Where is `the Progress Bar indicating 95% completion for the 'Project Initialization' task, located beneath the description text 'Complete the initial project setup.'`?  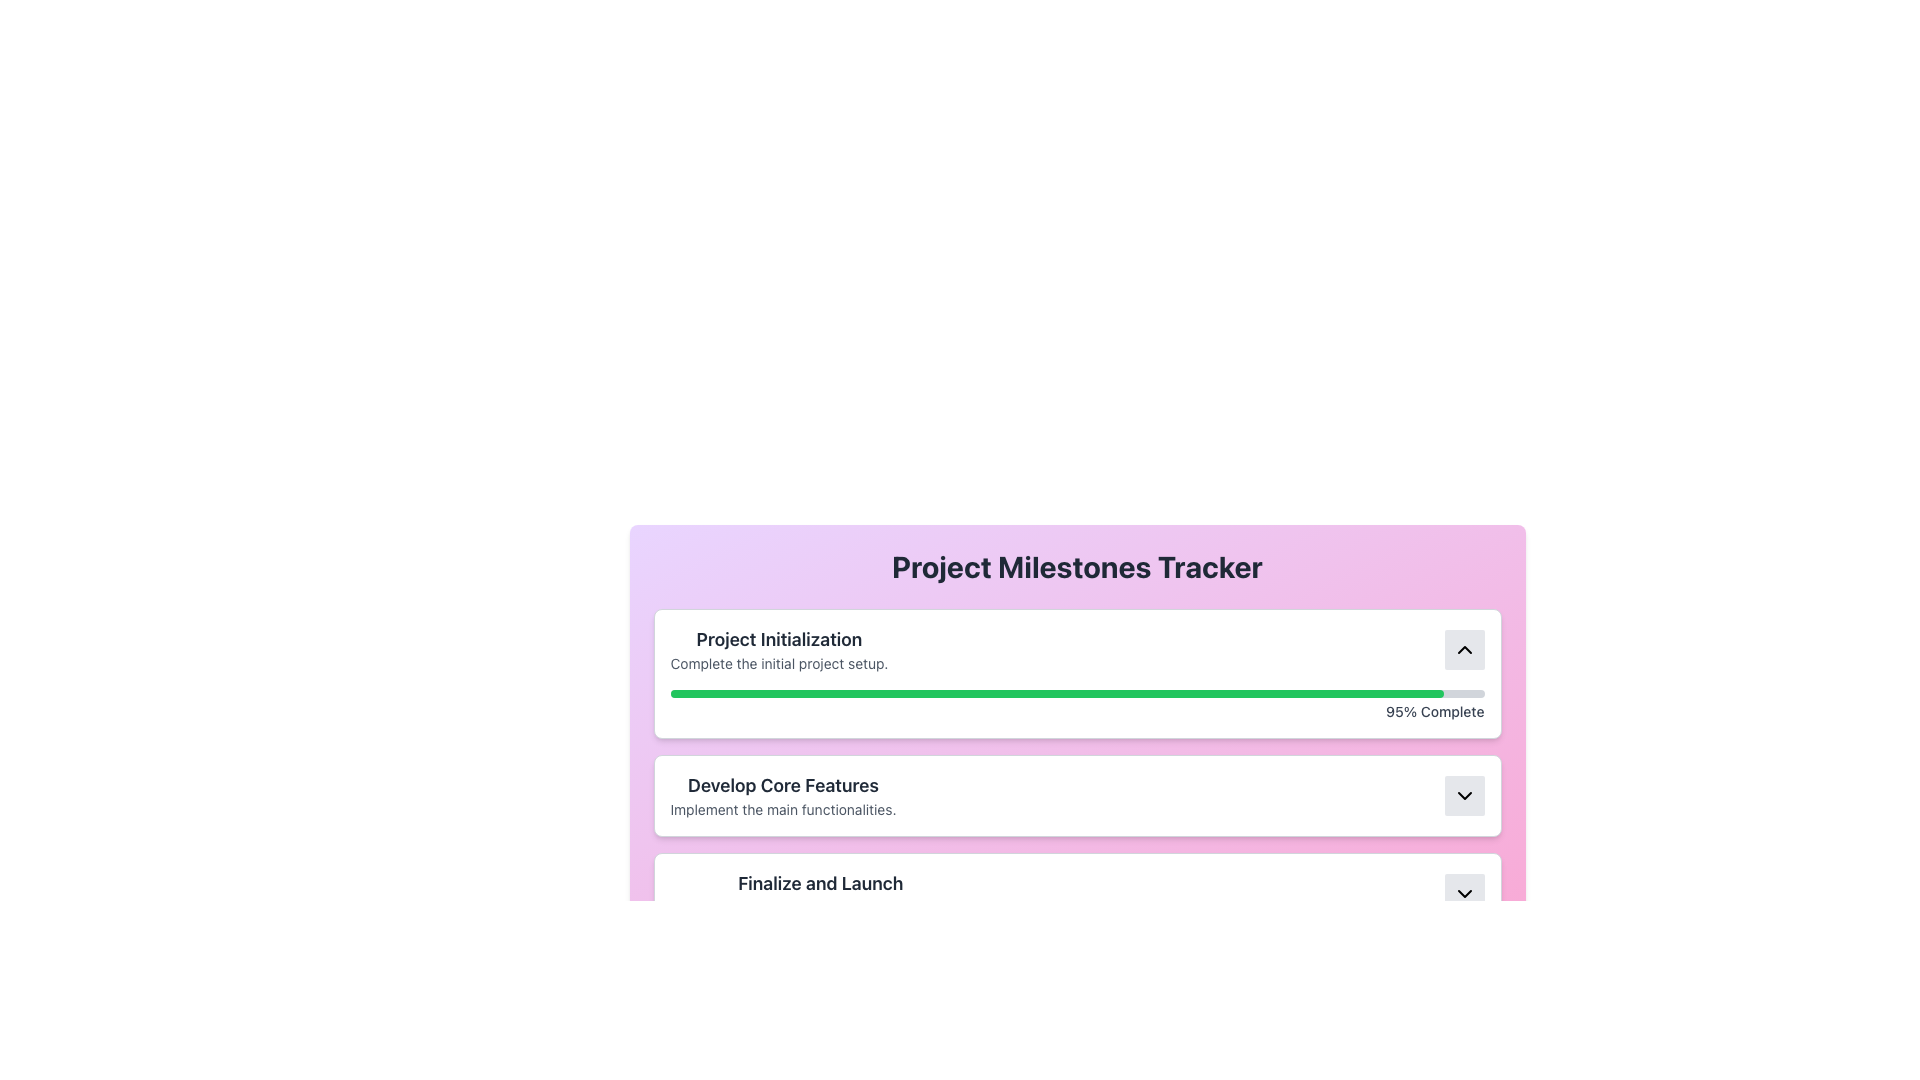
the Progress Bar indicating 95% completion for the 'Project Initialization' task, located beneath the description text 'Complete the initial project setup.' is located at coordinates (1076, 704).